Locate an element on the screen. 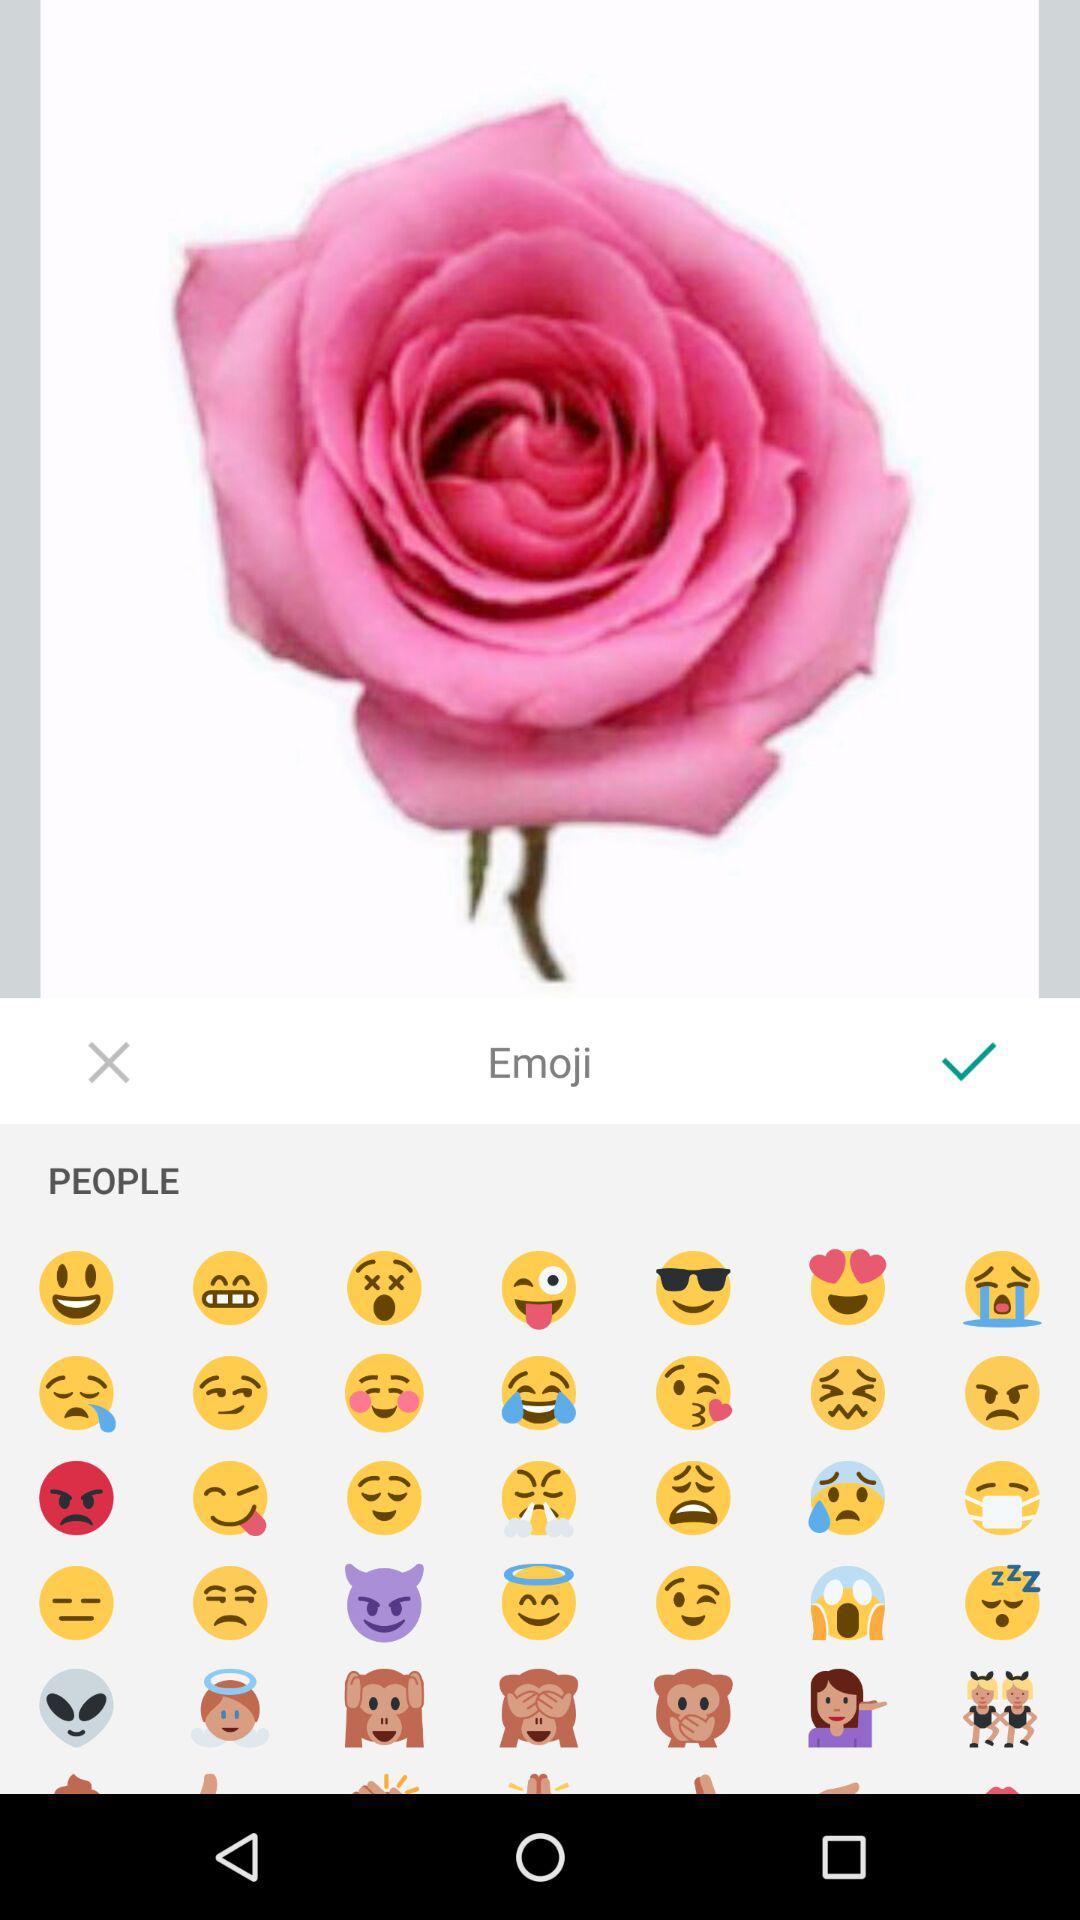 The image size is (1080, 1920). a winking emoji is located at coordinates (692, 1603).